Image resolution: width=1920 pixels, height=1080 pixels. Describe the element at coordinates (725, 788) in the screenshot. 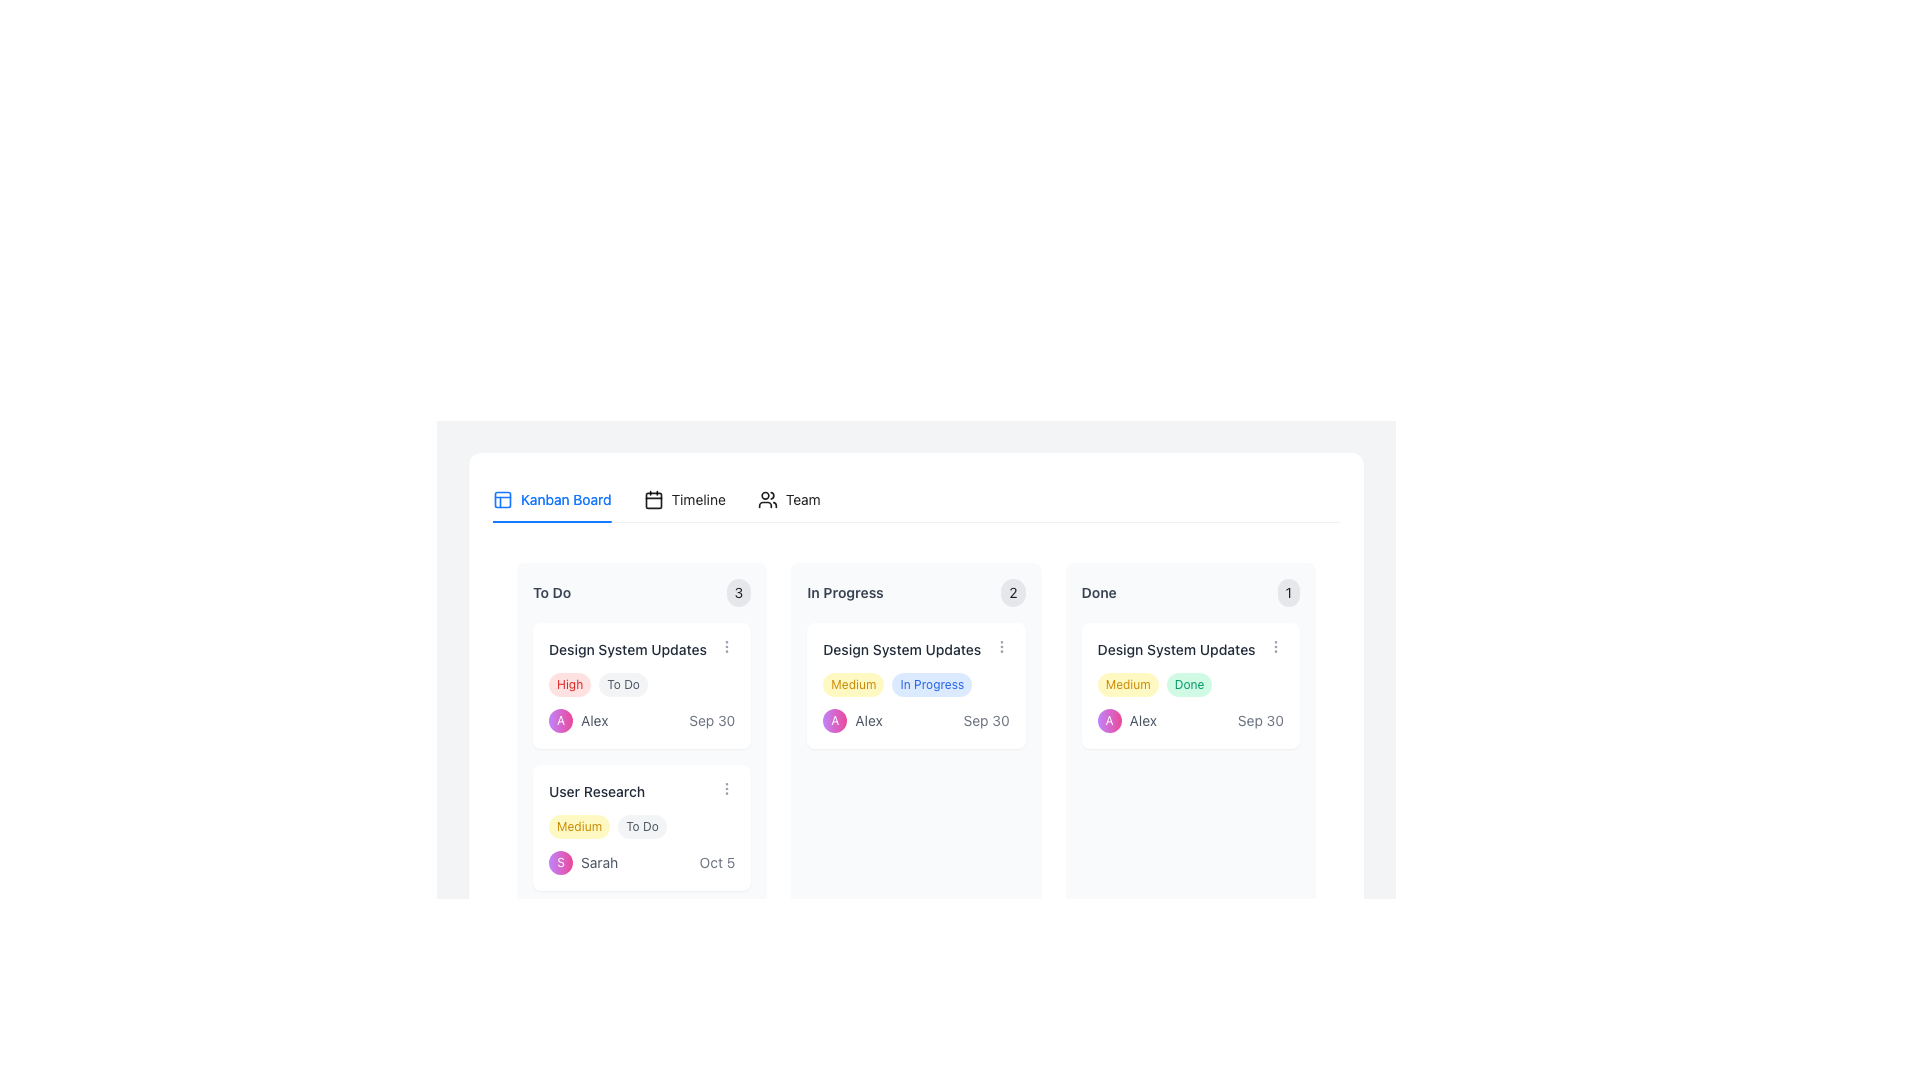

I see `the button located on the far-right side of the 'User Research' card in the 'To Do' column` at that location.